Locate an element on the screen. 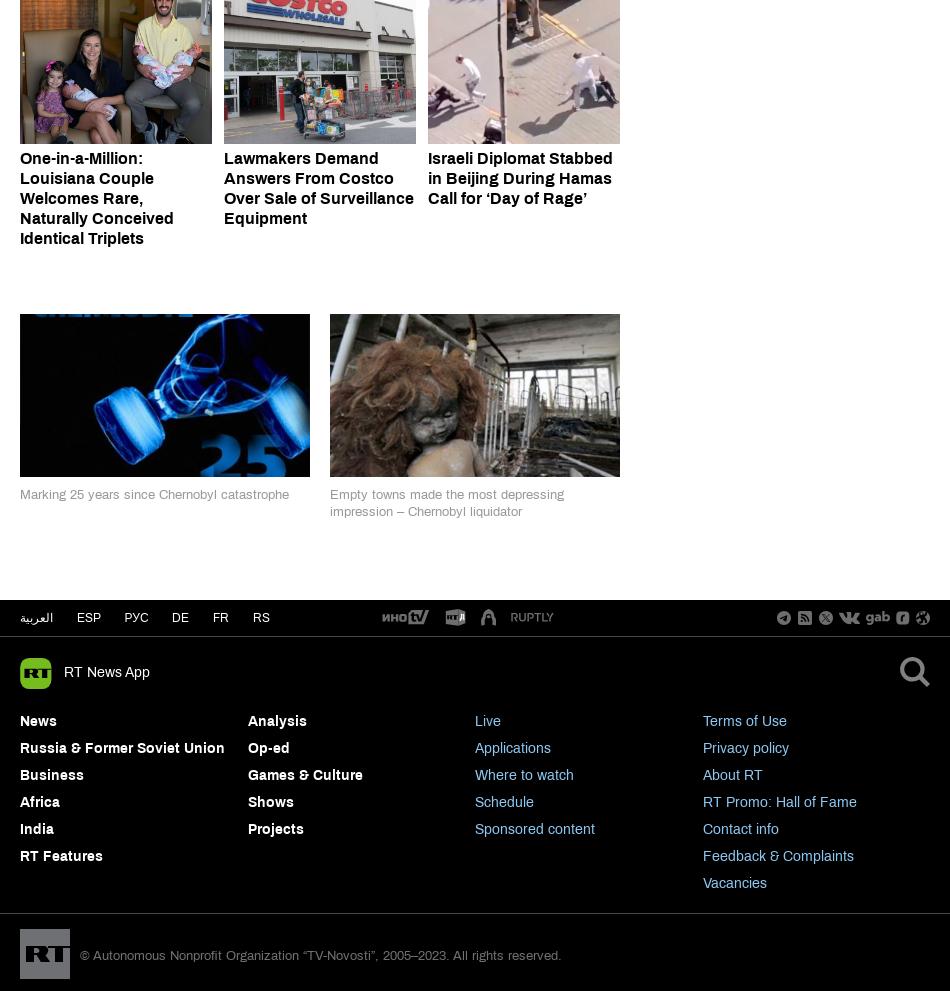 The width and height of the screenshot is (950, 991). 'India' is located at coordinates (36, 827).